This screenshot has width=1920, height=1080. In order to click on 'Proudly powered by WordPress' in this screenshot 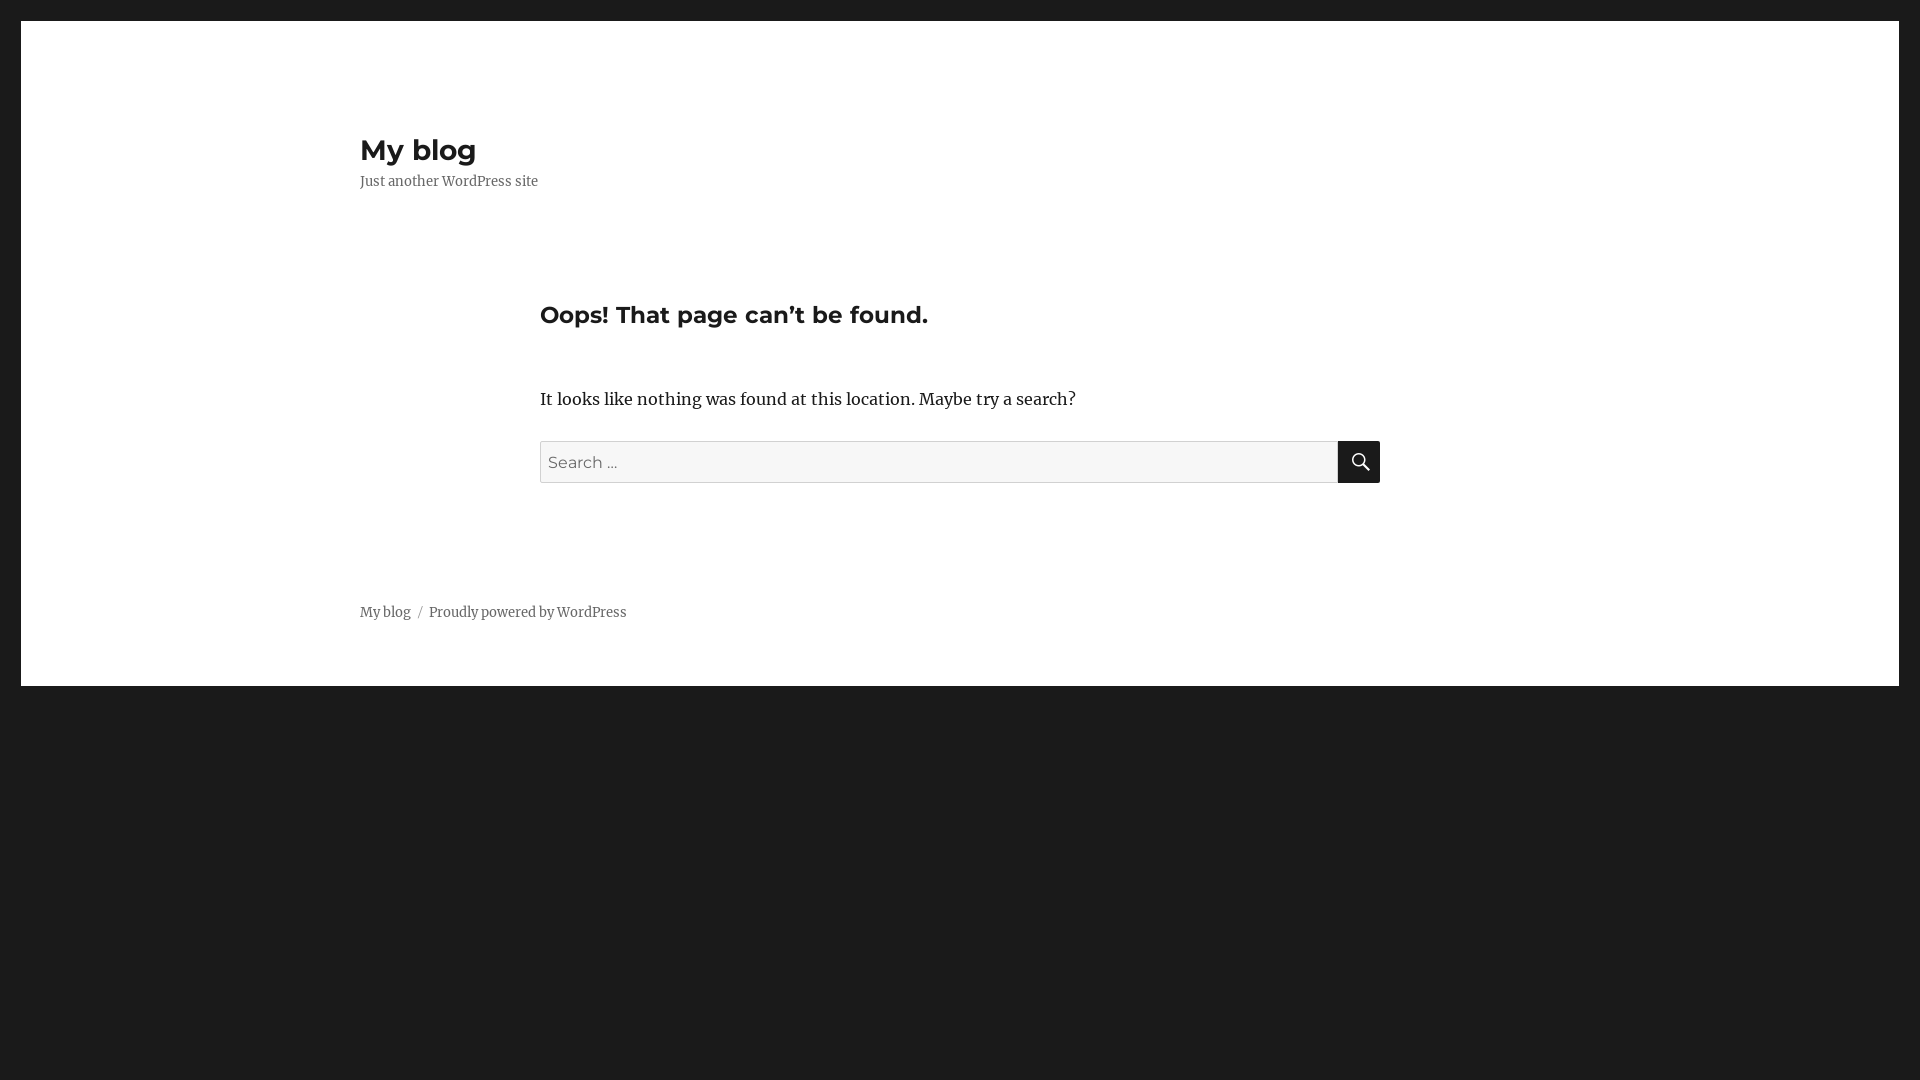, I will do `click(528, 611)`.